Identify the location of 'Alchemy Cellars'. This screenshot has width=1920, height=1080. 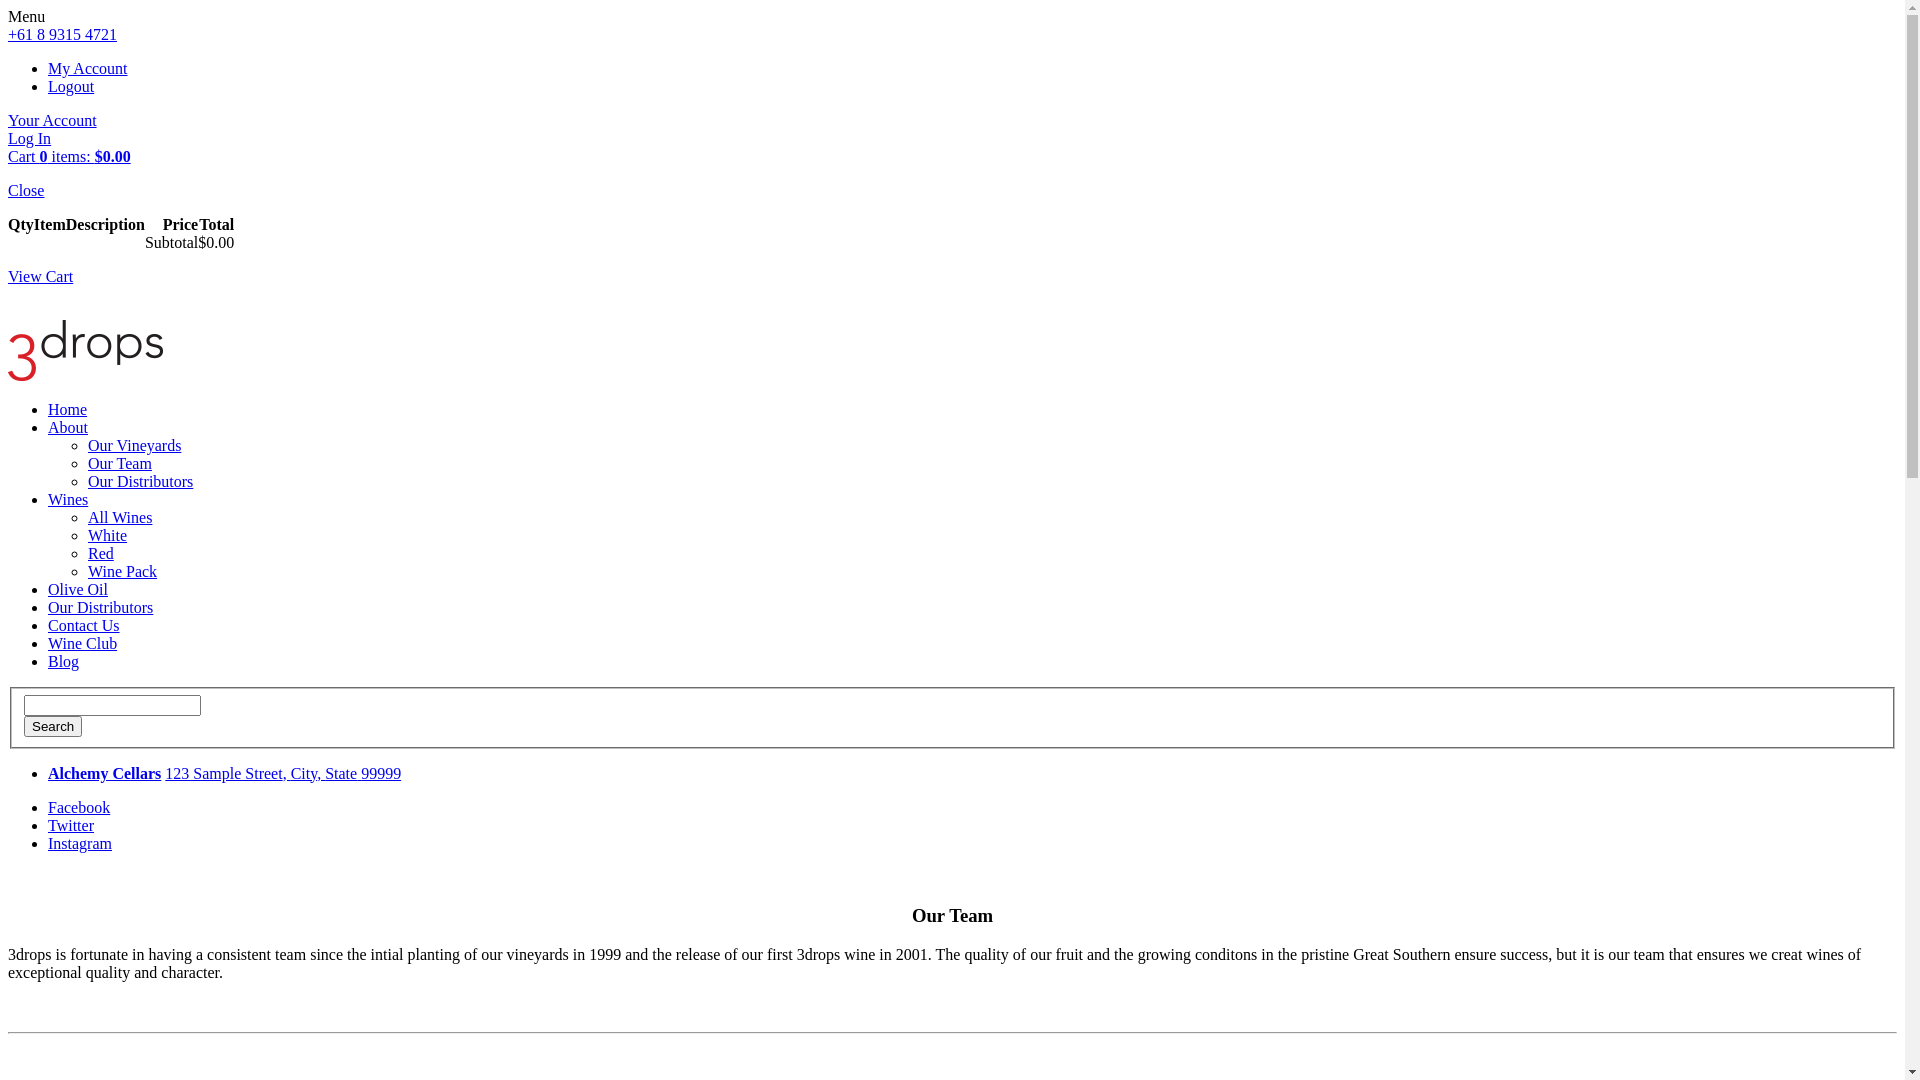
(103, 772).